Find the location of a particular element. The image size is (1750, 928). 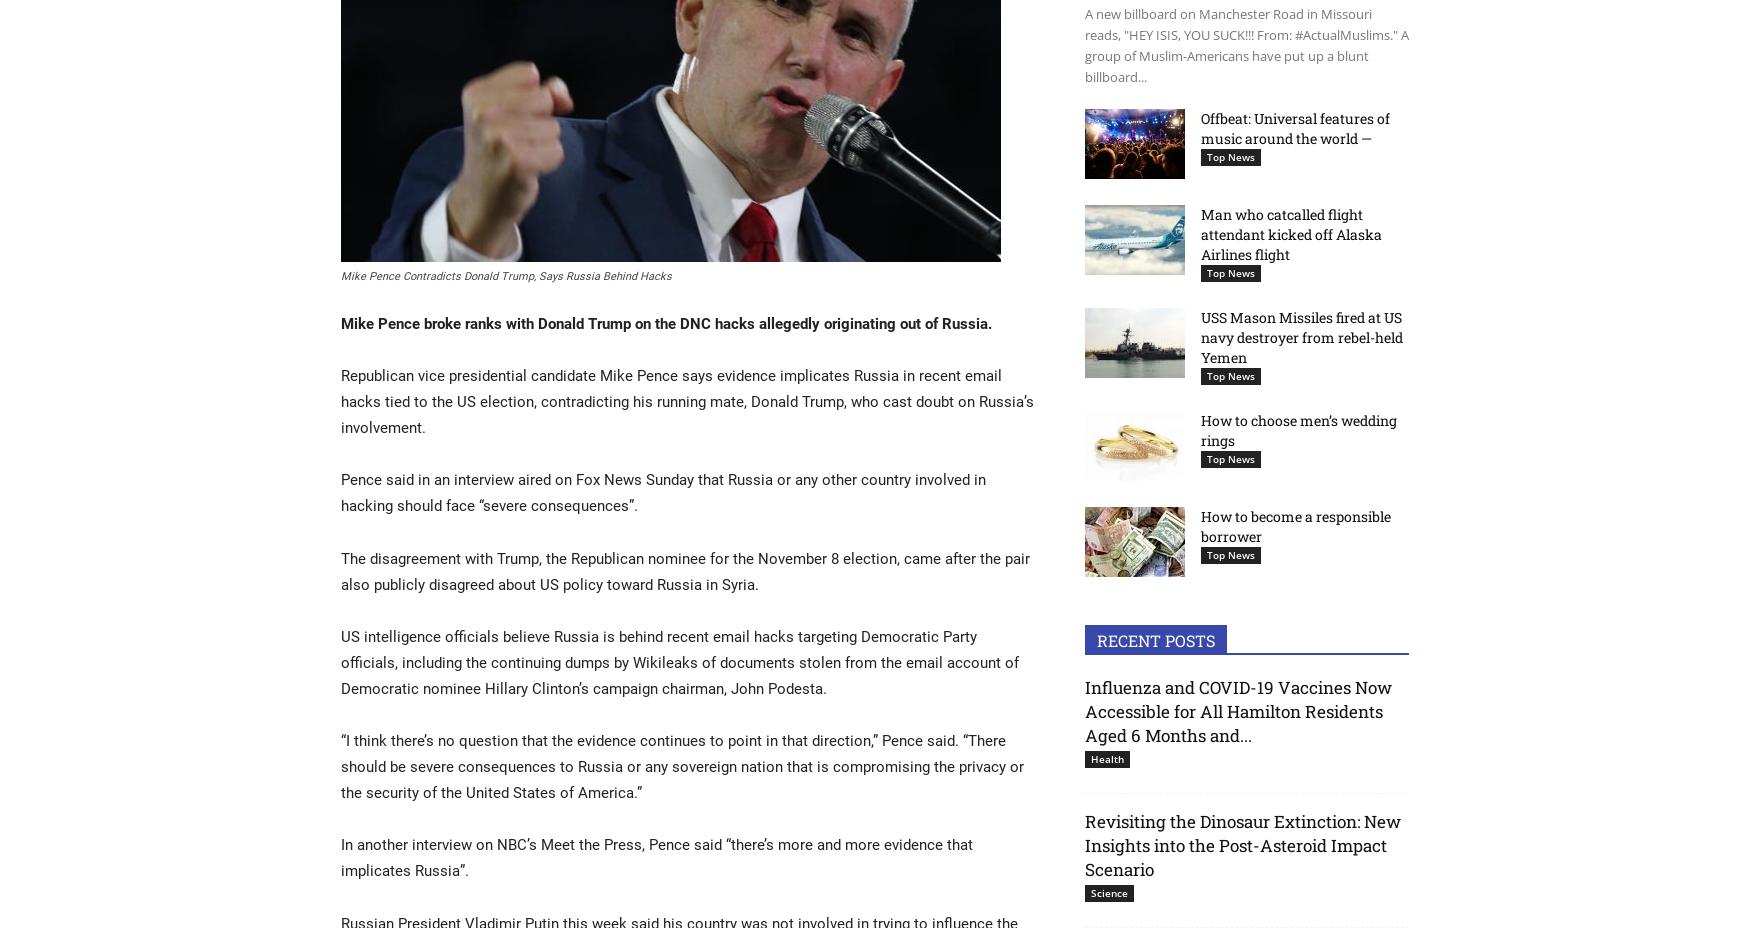

'Mike Pence broke ranks with Donald Trump on the DNC hacks allegedly originating out of Russia.' is located at coordinates (341, 322).